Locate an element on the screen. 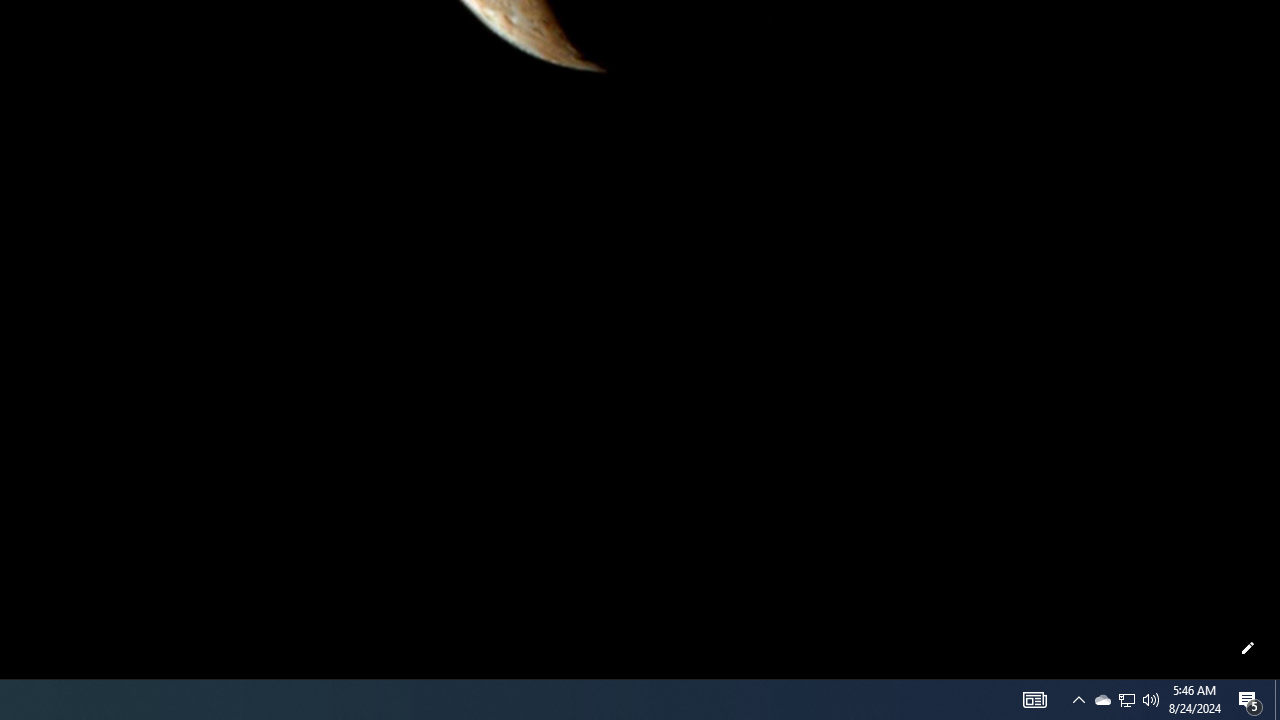  'Customize this page' is located at coordinates (1247, 648).